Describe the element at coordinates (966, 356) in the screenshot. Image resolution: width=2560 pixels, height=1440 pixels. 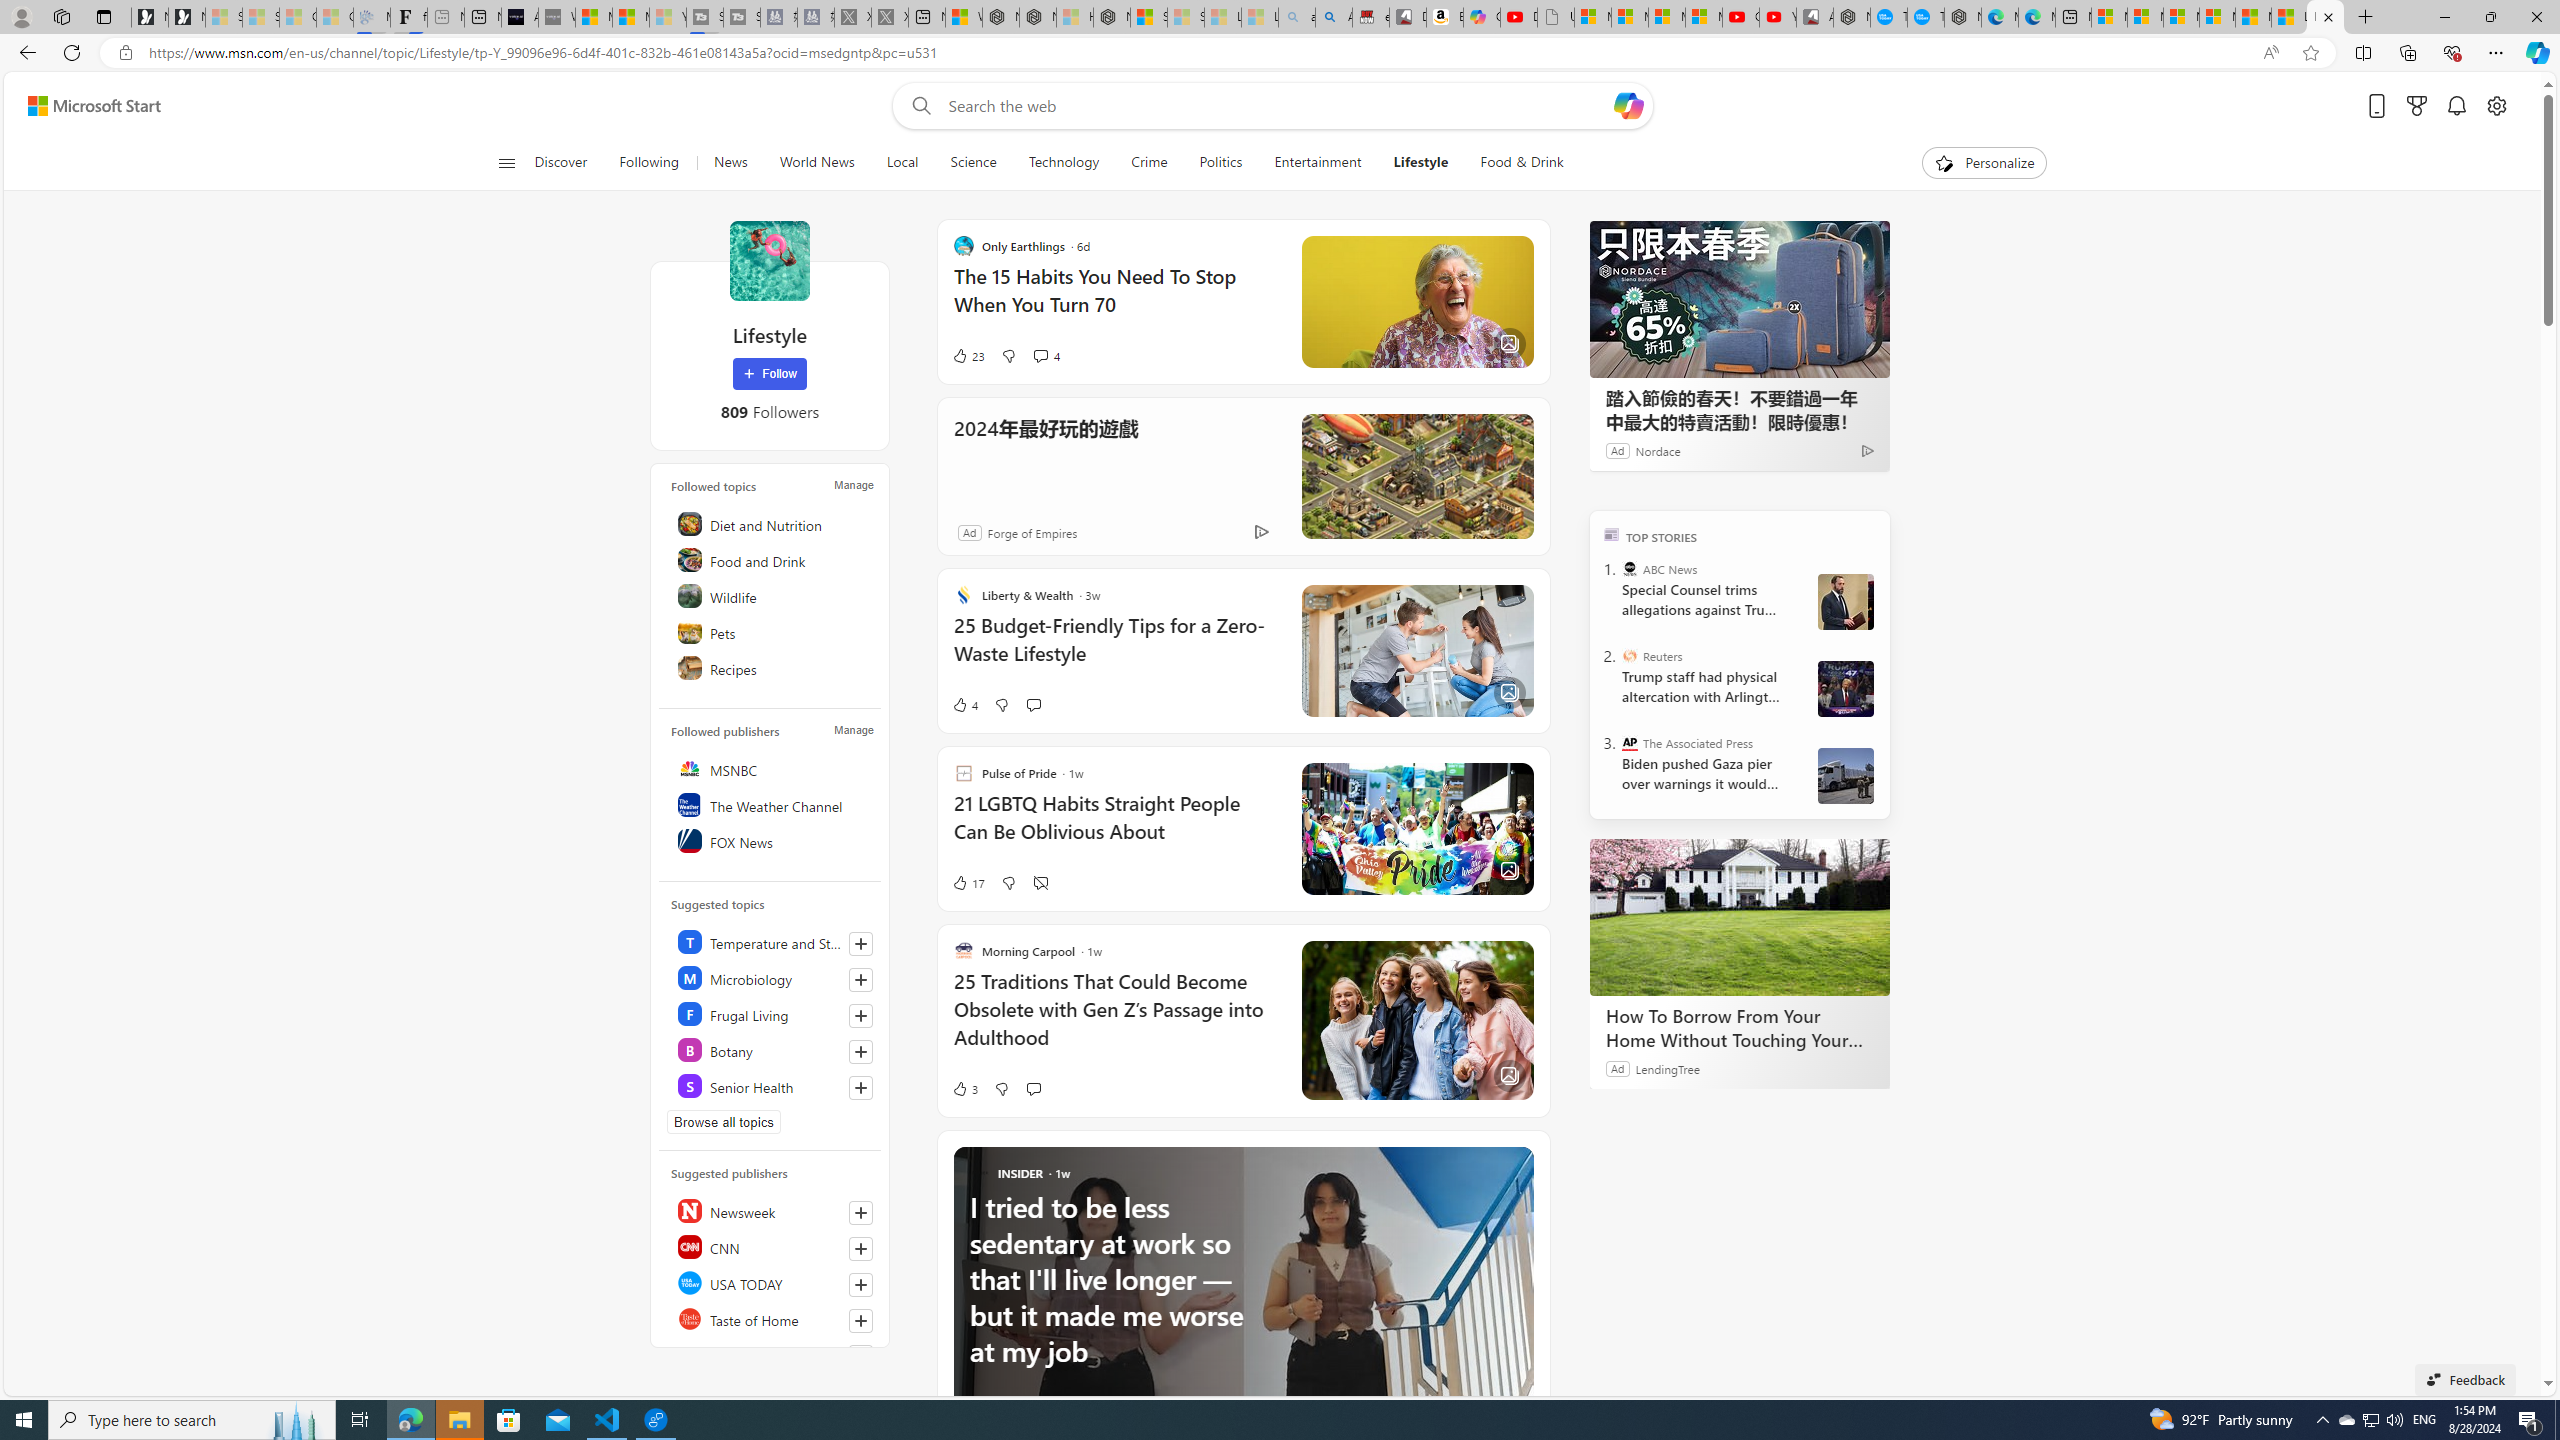
I see `'23 Like'` at that location.